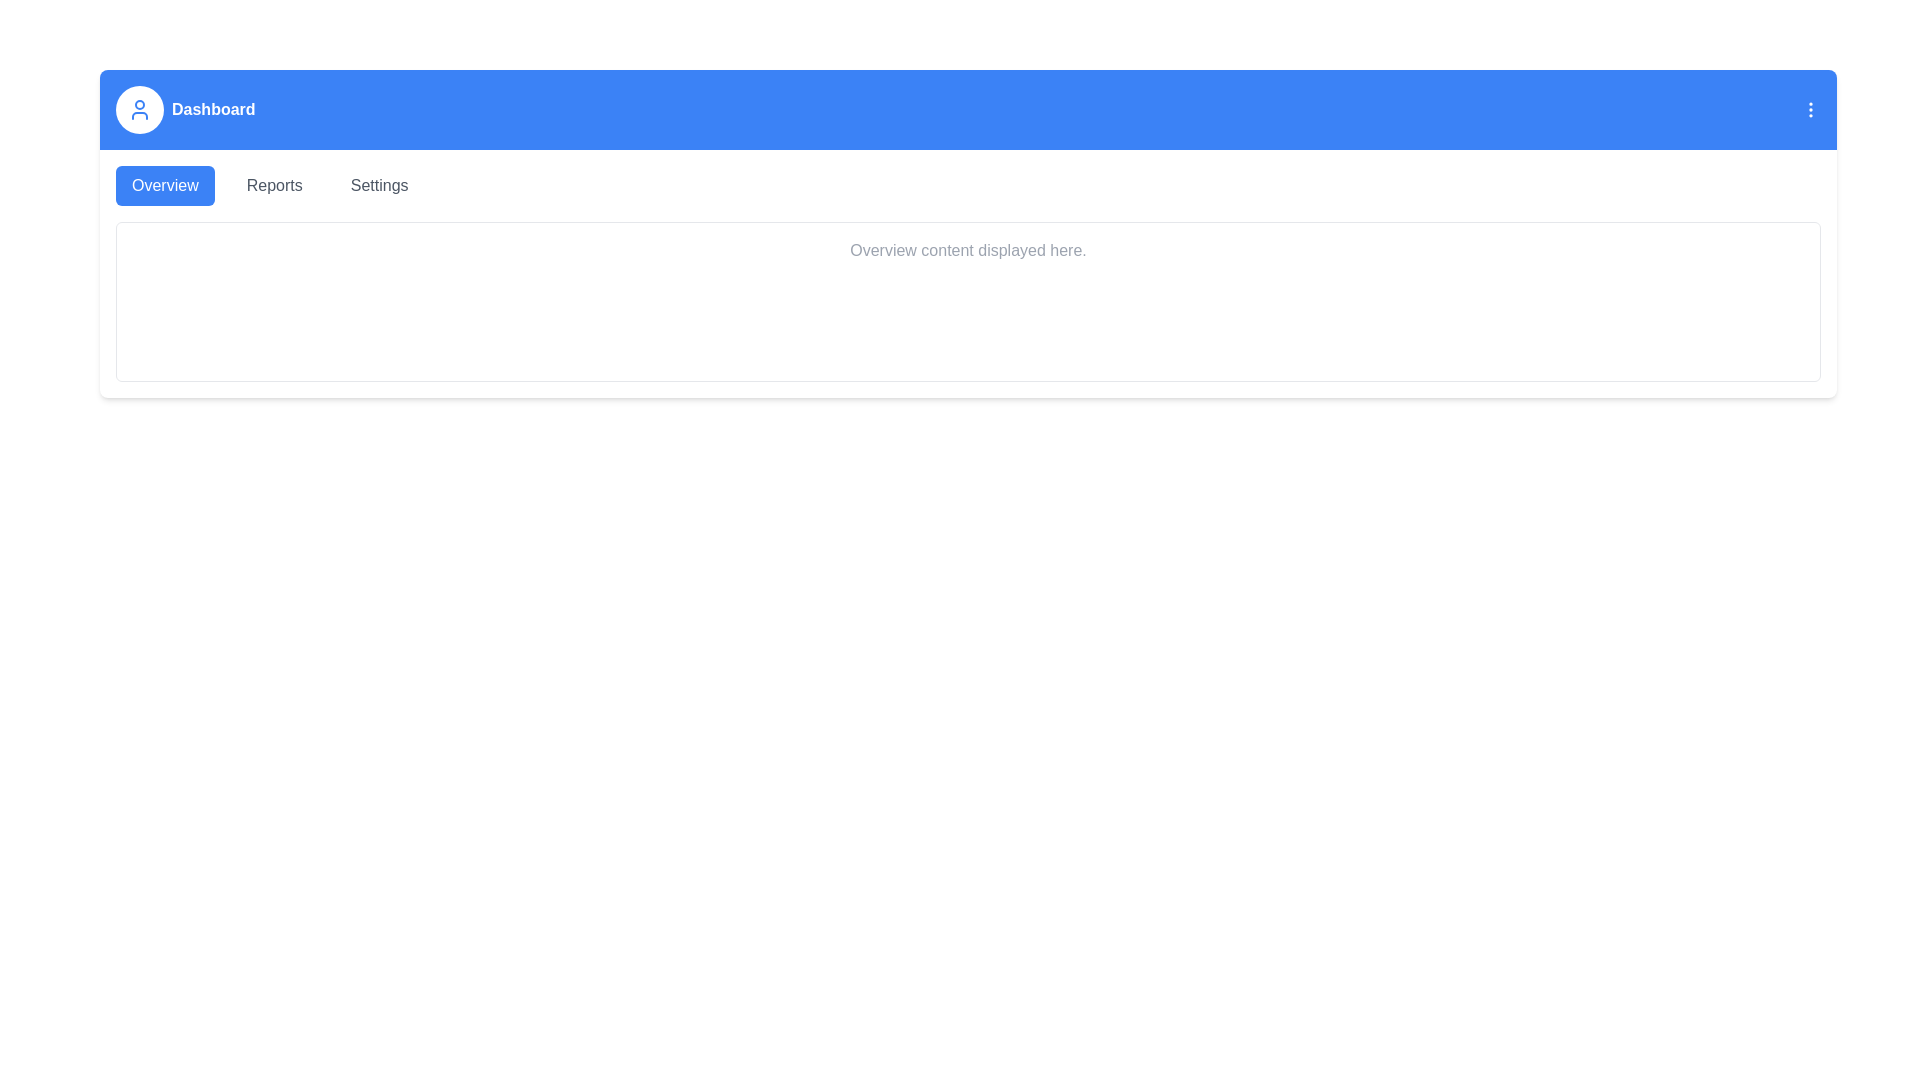 The height and width of the screenshot is (1080, 1920). What do you see at coordinates (273, 185) in the screenshot?
I see `the 'Reports' navigation button, which is the second button in a horizontal row of buttons labeled 'Overview', 'Reports', and 'Settings'` at bounding box center [273, 185].